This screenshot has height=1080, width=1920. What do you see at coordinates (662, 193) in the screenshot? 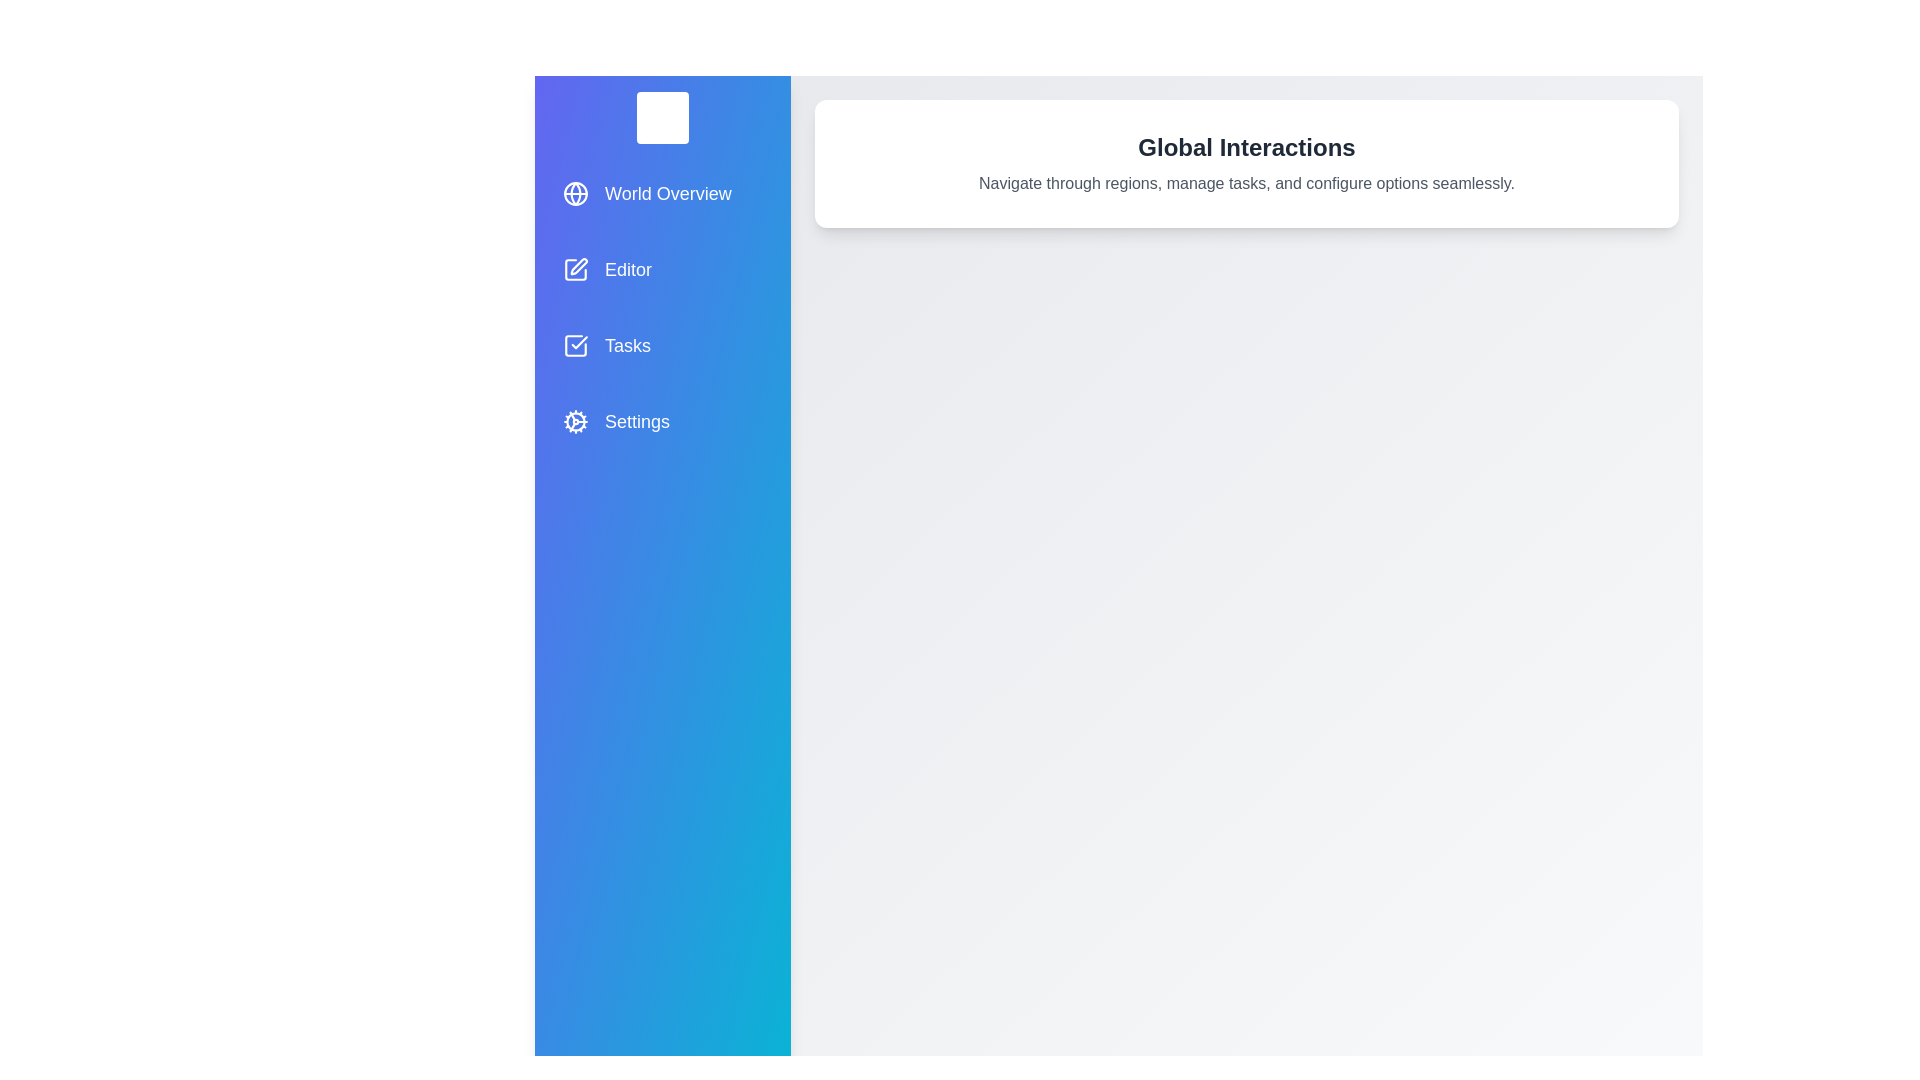
I see `the 'World Overview' menu item` at bounding box center [662, 193].